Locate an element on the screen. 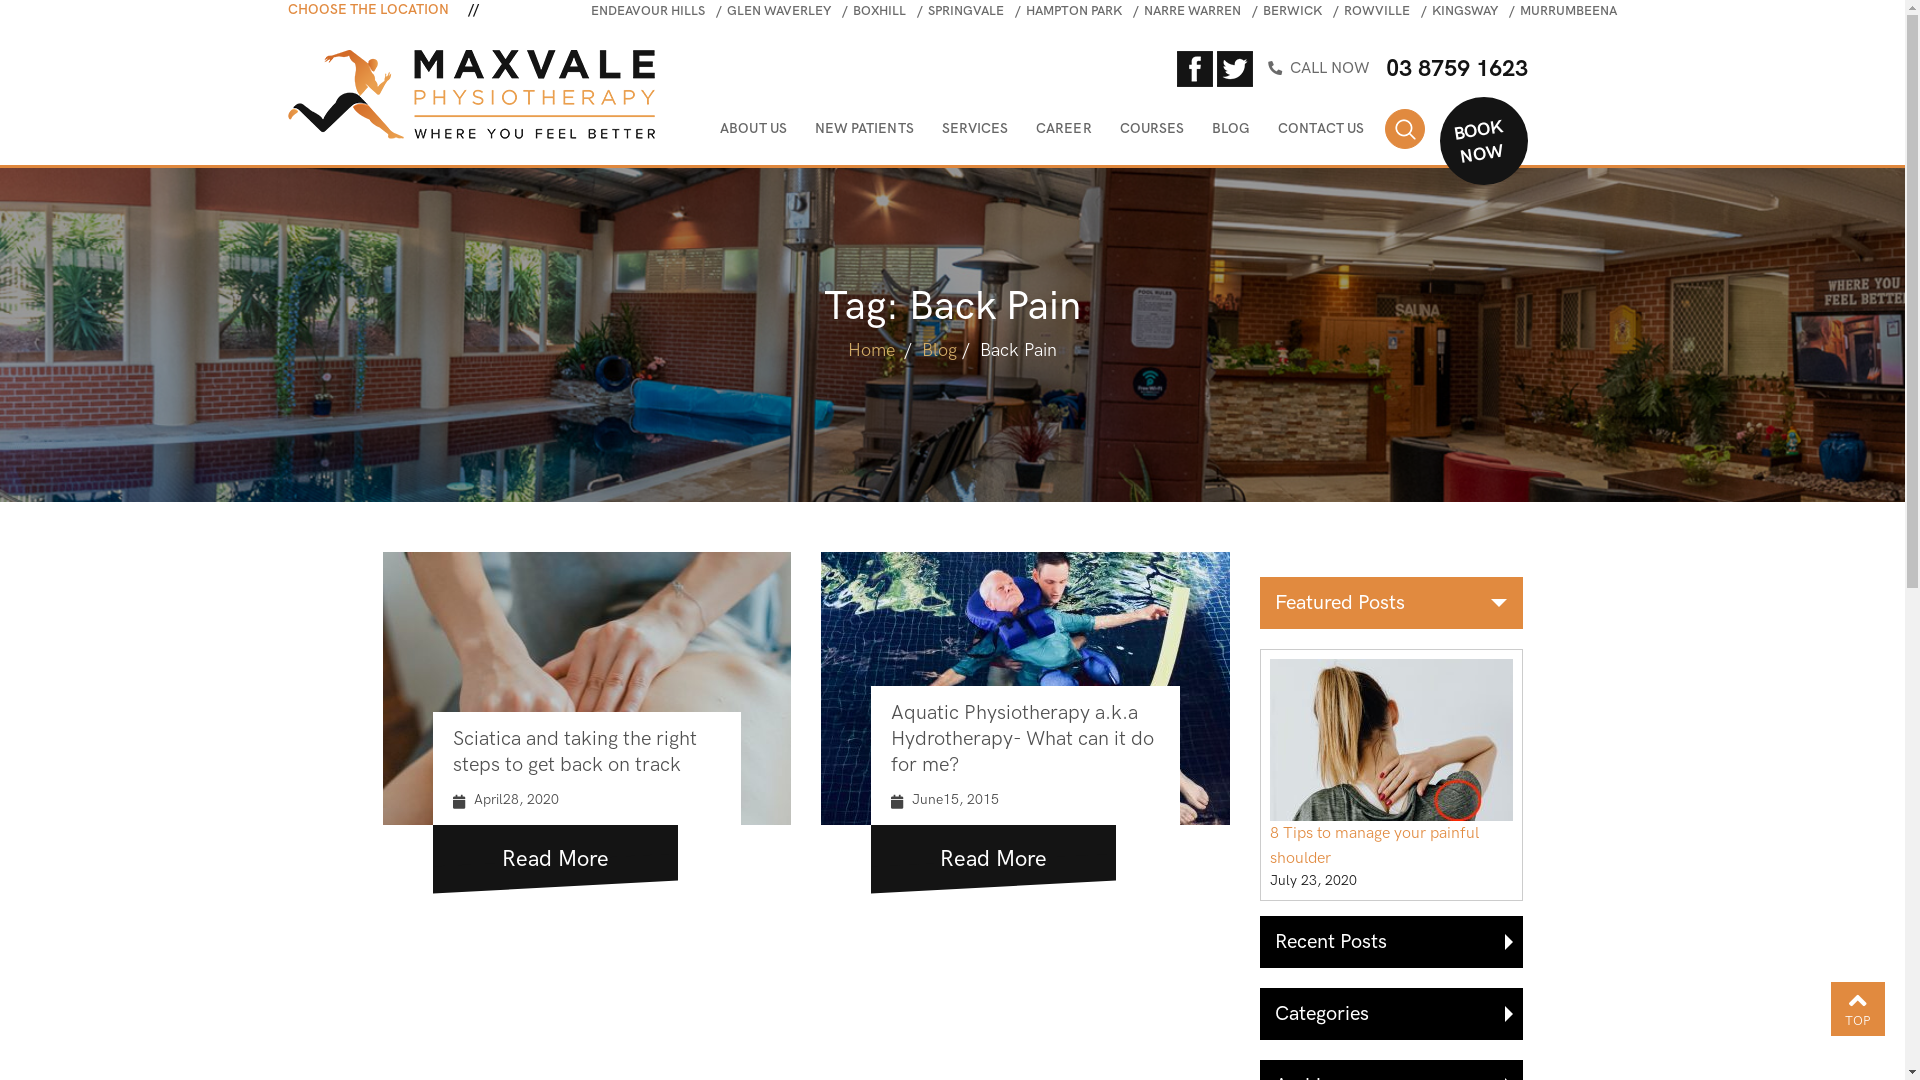  'Recent Posts' is located at coordinates (1390, 941).